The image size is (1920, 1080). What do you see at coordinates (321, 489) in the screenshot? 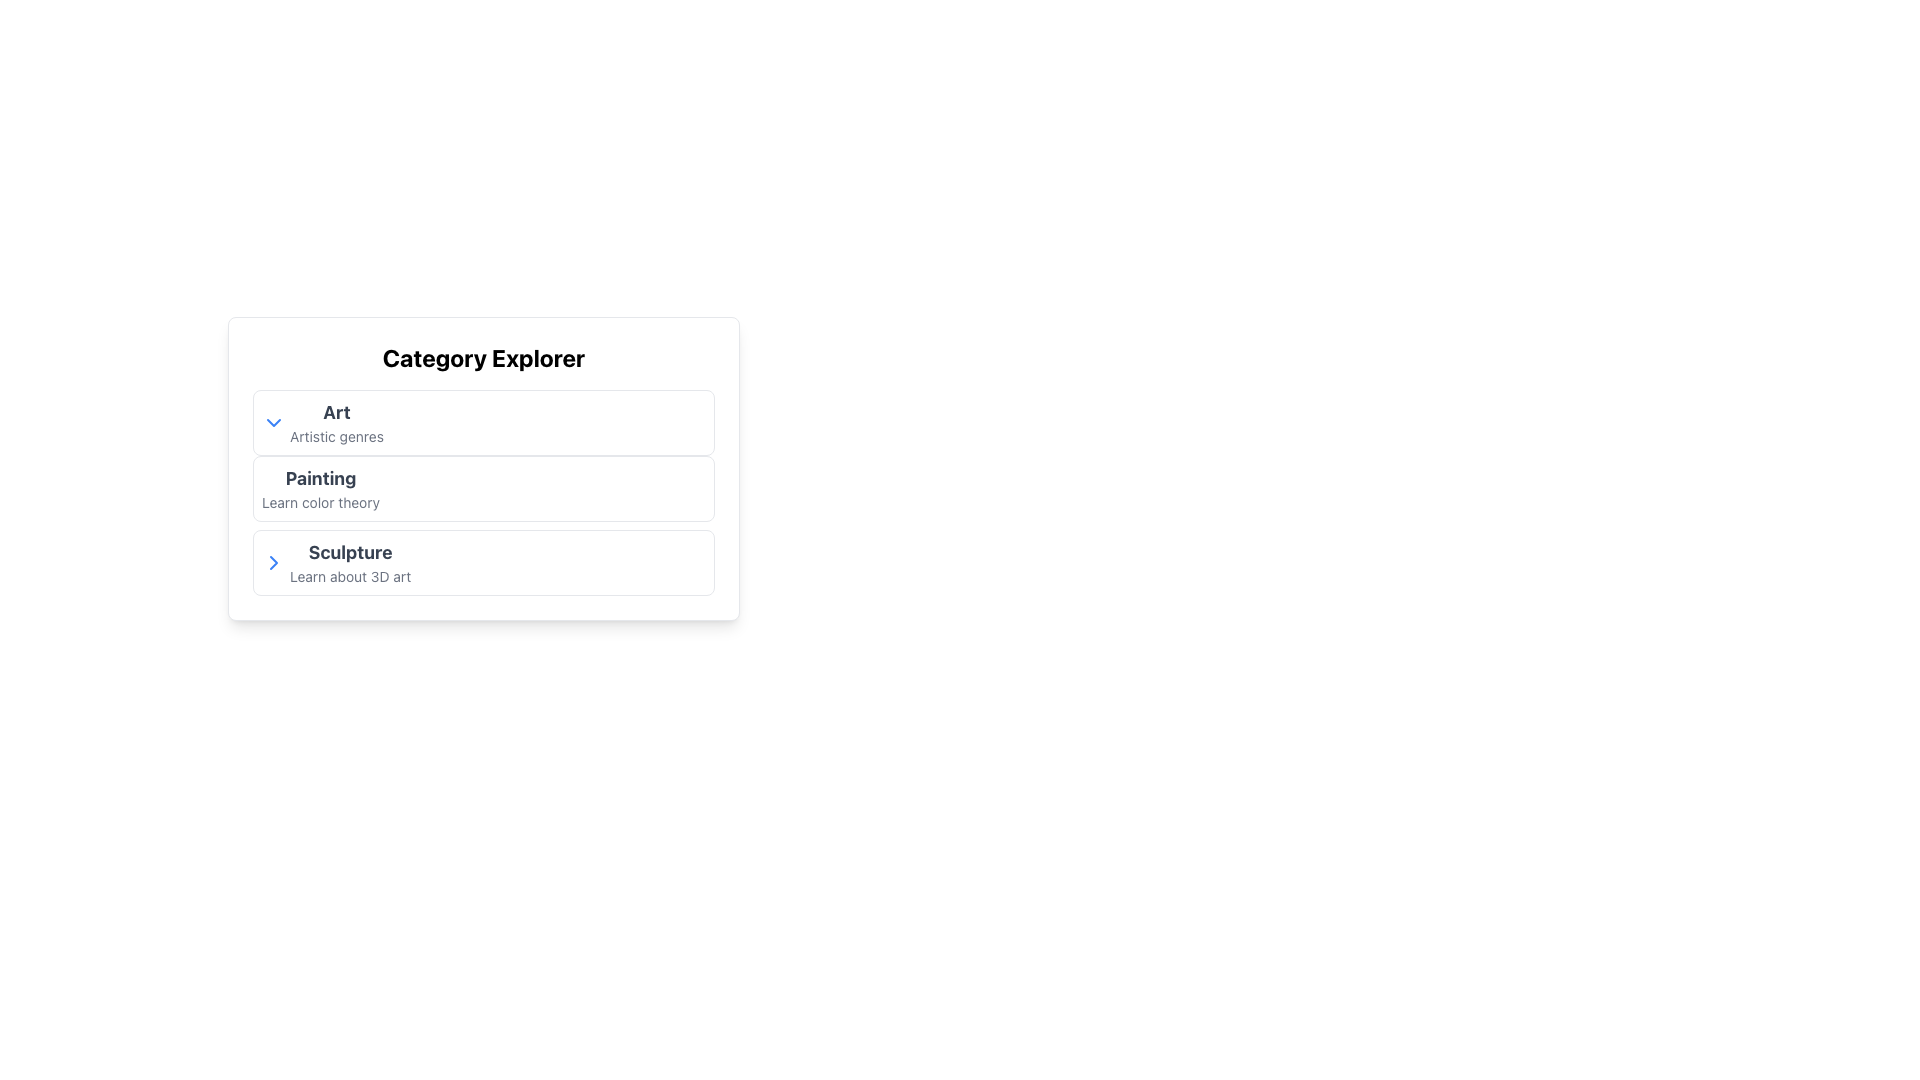
I see `the 'Painting' menu option, which displays 'Painting' in bold and 'Learn color theory' in a smaller gray font, located centrally in the category selection menu` at bounding box center [321, 489].